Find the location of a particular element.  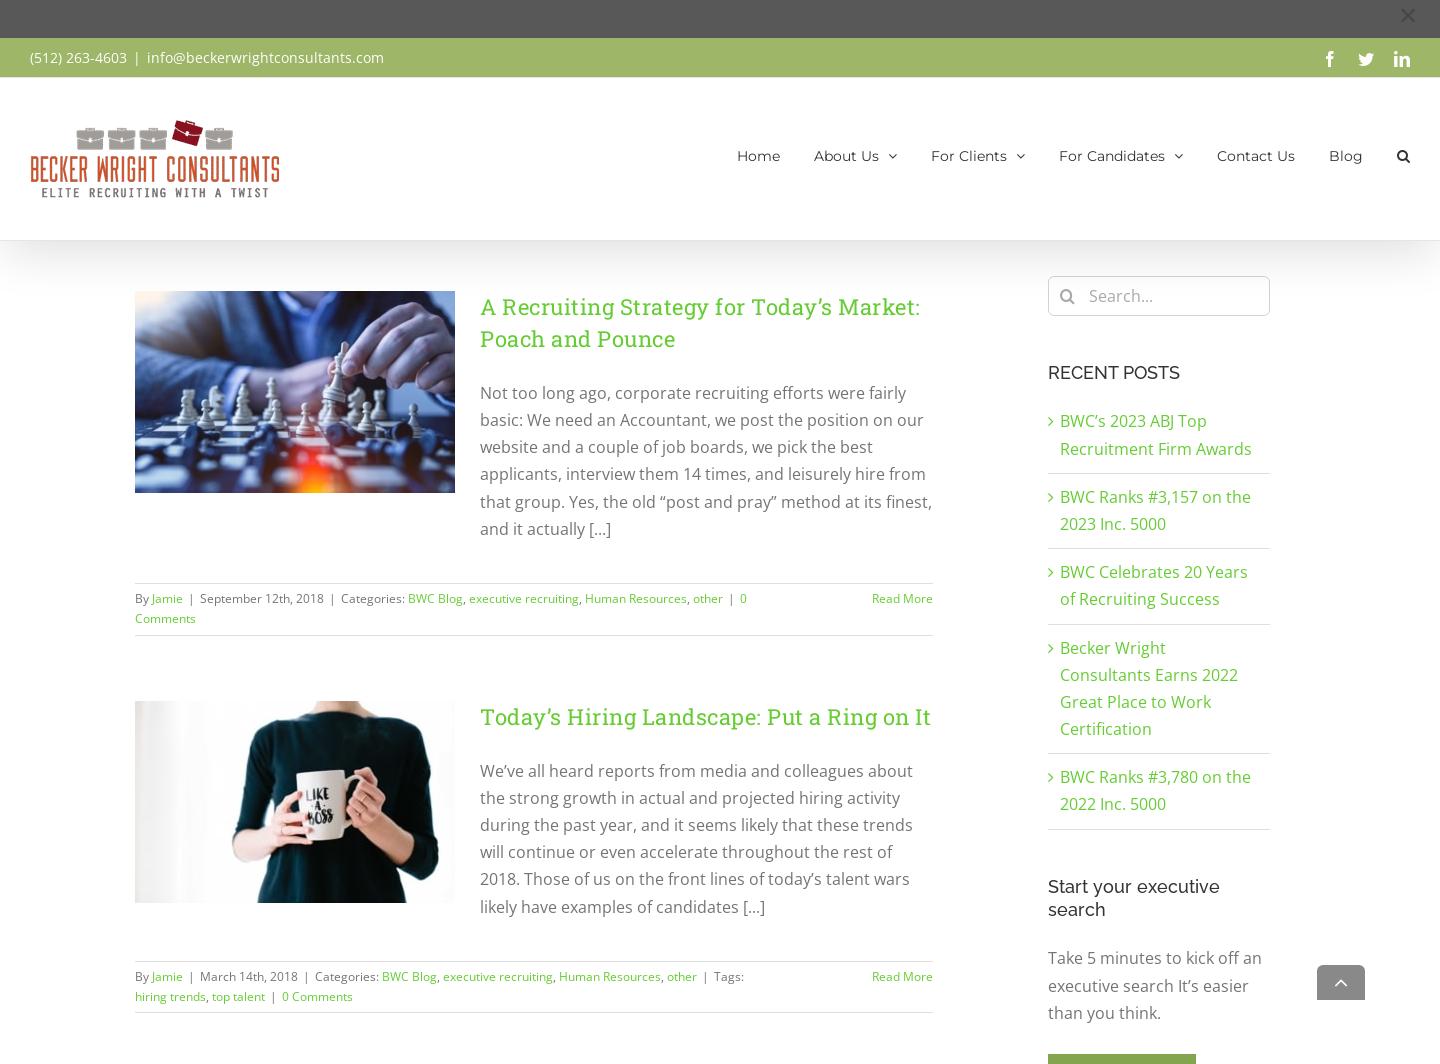

'top talent' is located at coordinates (238, 996).